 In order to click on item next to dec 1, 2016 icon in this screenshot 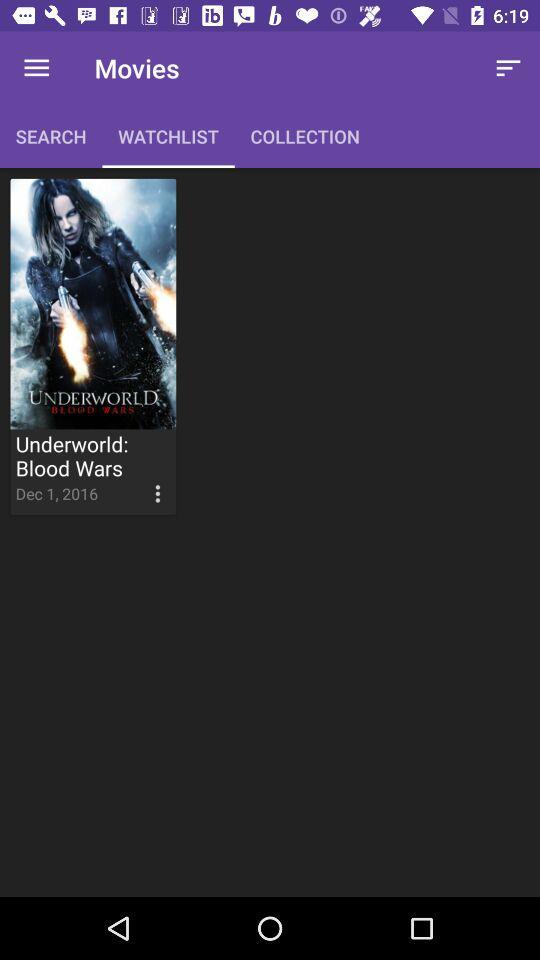, I will do `click(138, 478)`.